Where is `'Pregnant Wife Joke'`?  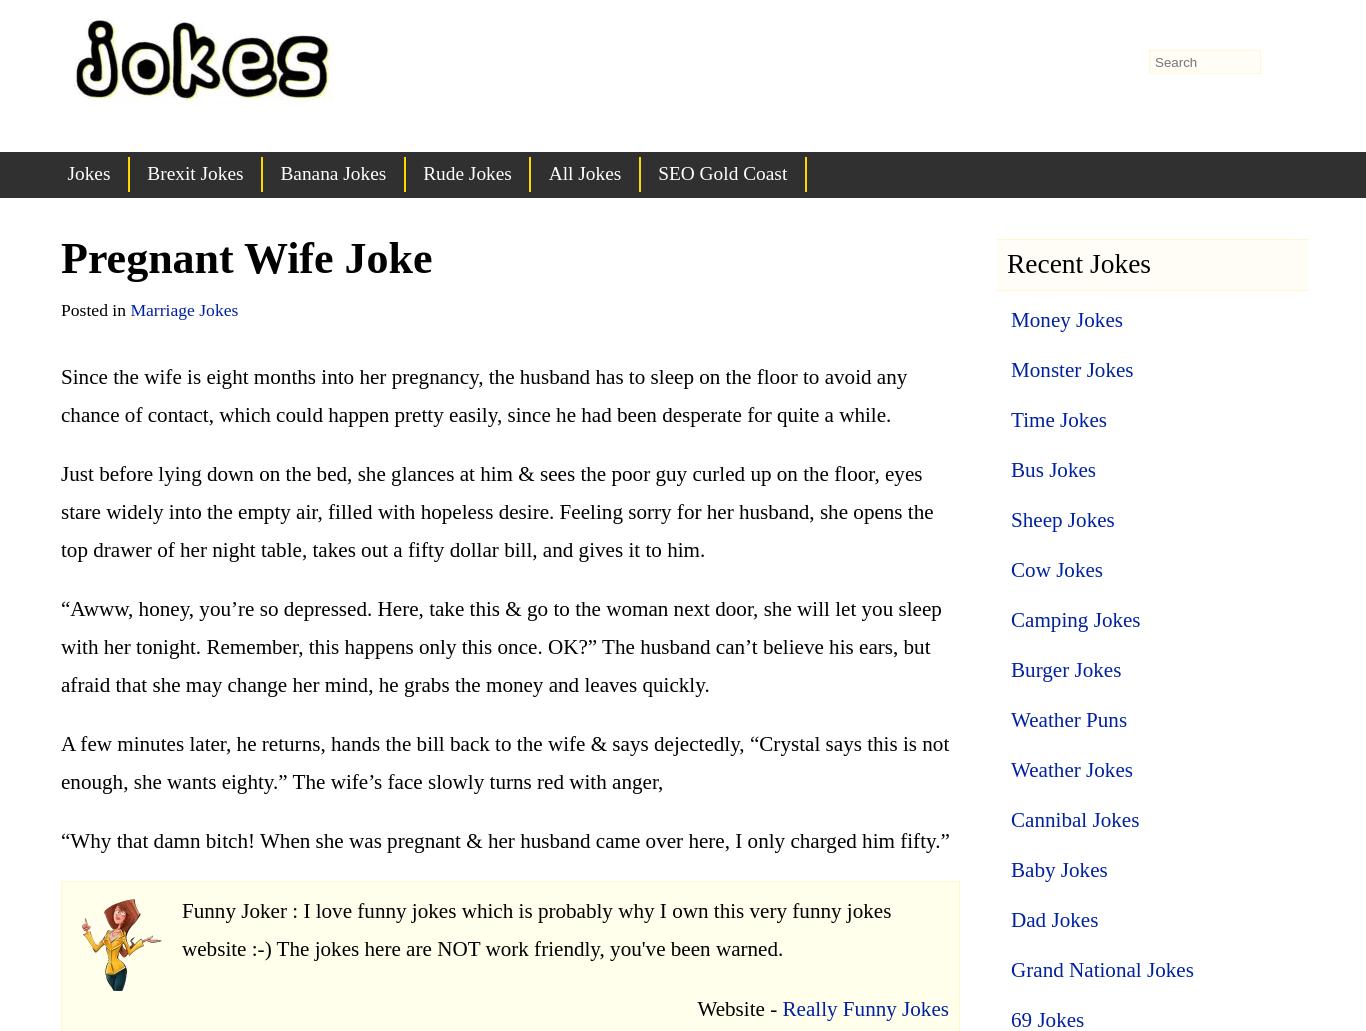
'Pregnant Wife Joke' is located at coordinates (61, 258).